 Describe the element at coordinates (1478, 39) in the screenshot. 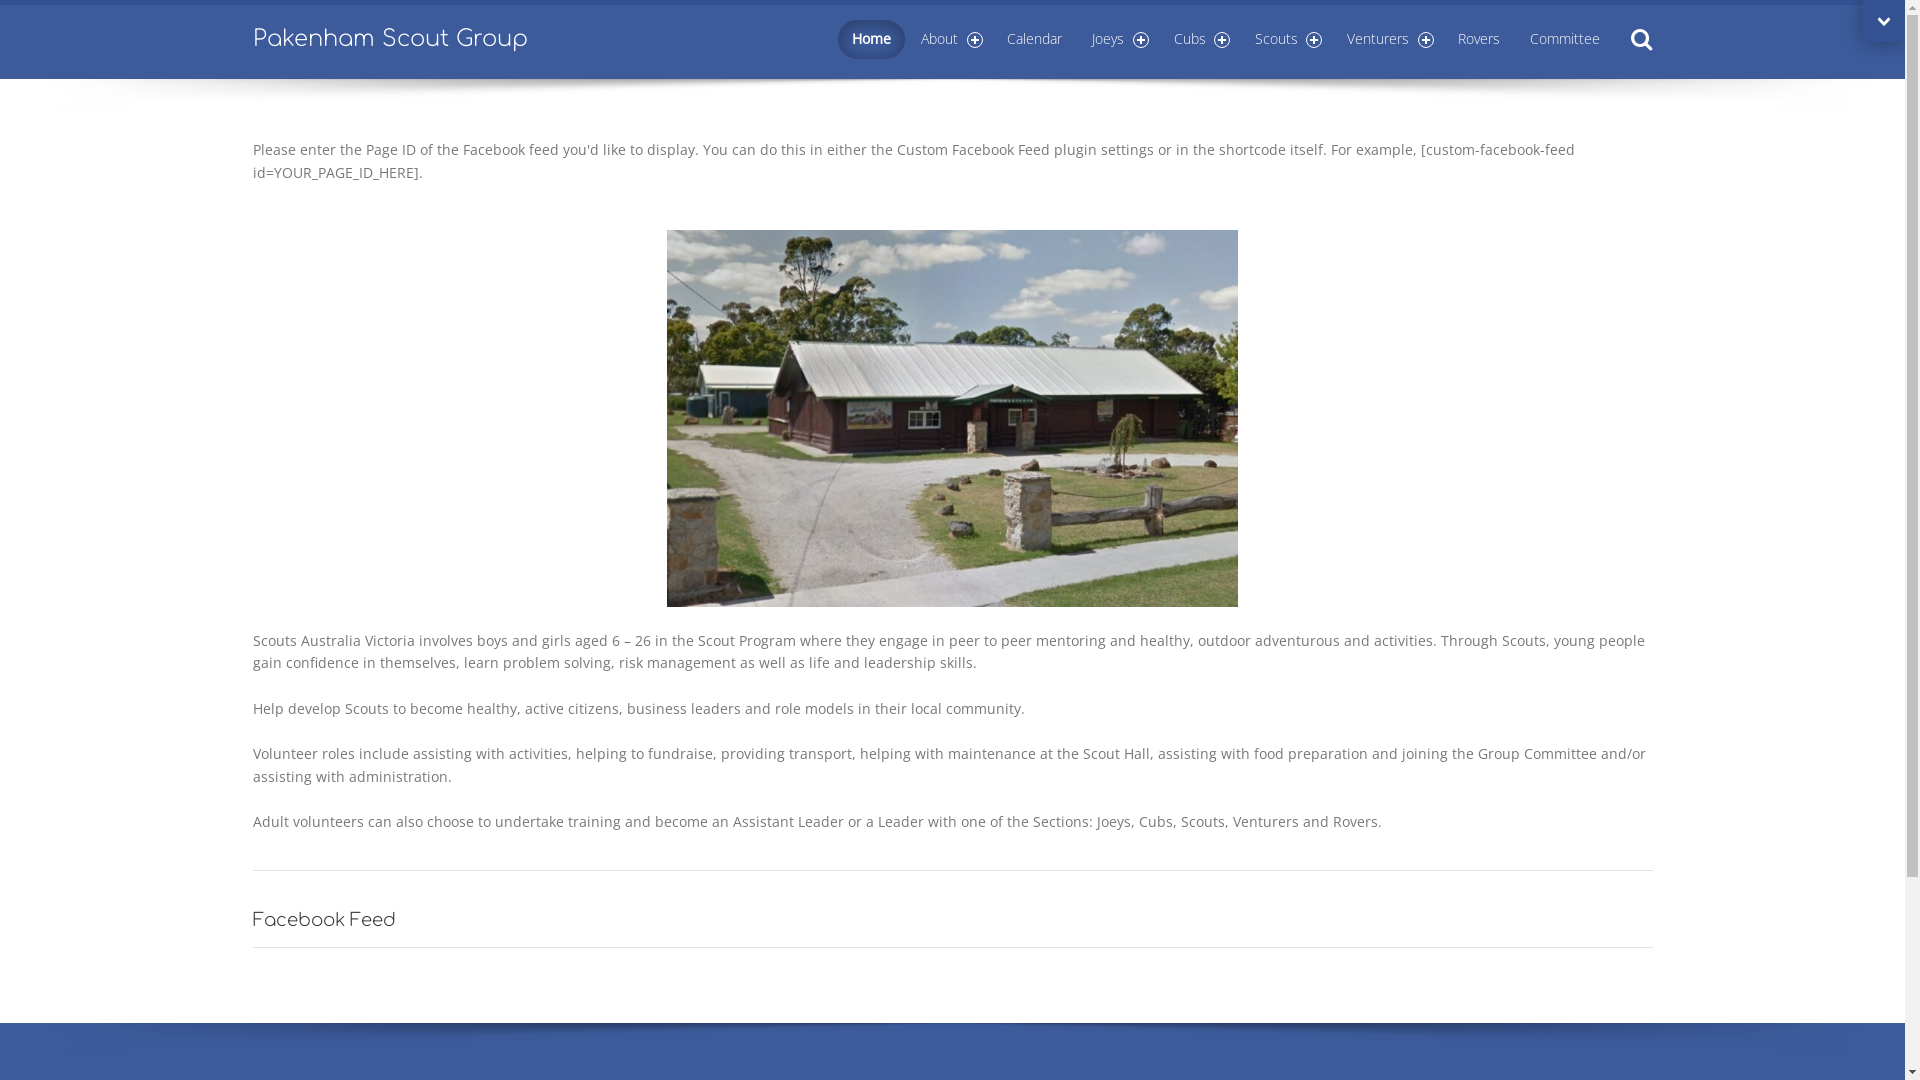

I see `'Rovers'` at that location.